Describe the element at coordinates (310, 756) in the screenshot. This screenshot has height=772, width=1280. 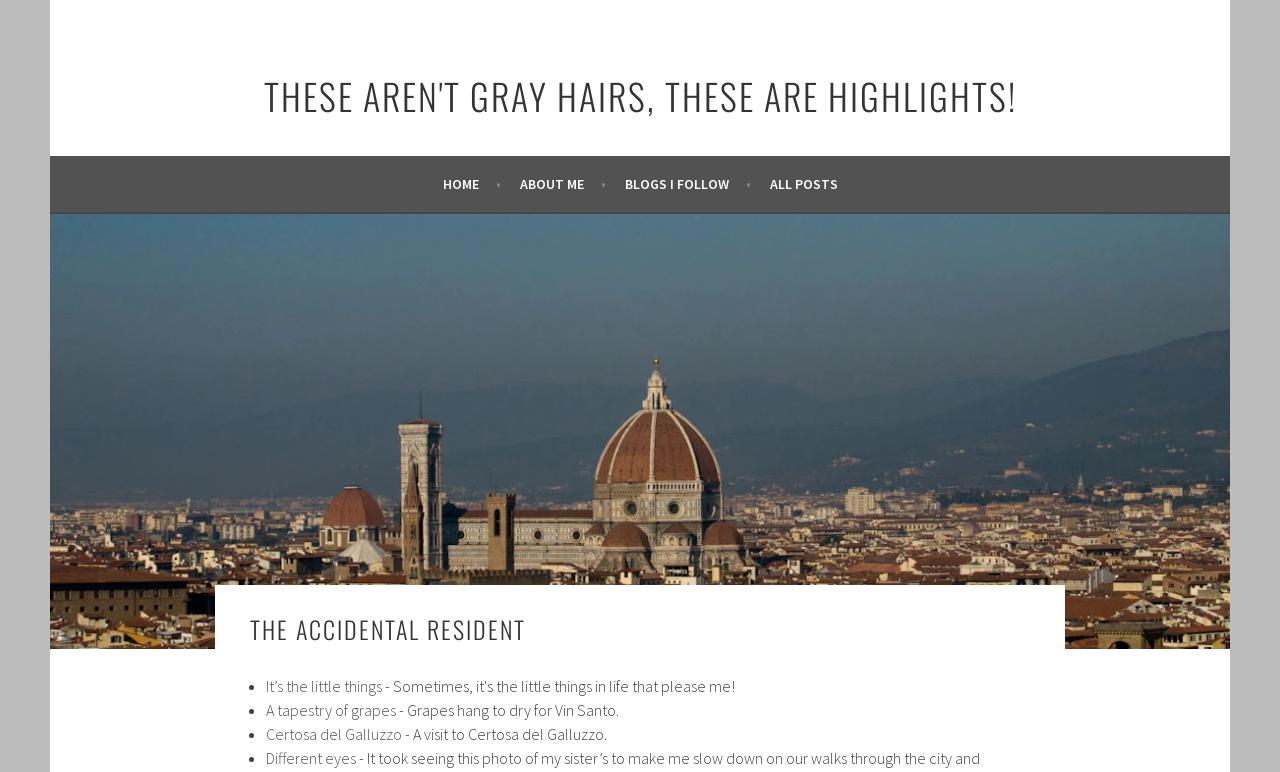
I see `'Different eyes'` at that location.